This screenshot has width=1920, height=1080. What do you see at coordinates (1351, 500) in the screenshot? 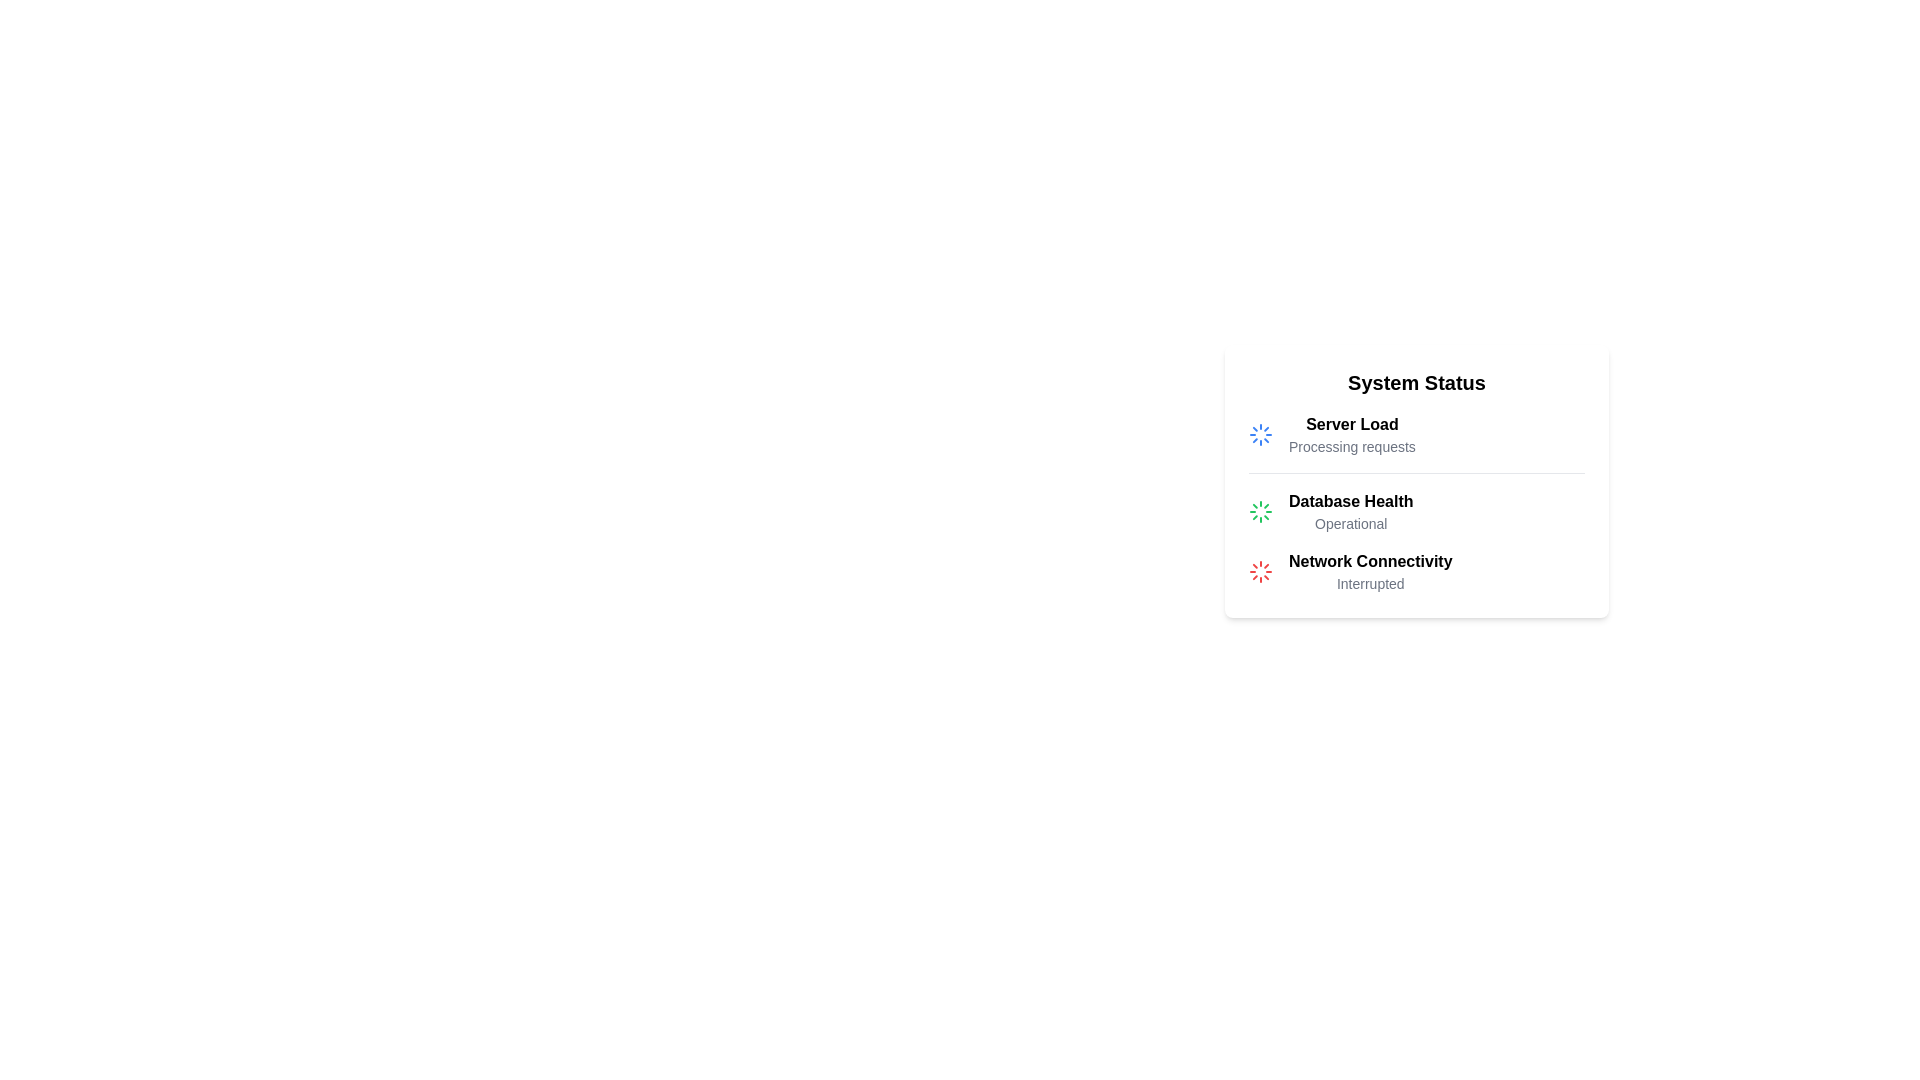
I see `the bold text label 'Database Health' which is part of the 'System Status' panel, positioned below 'Server Load' and above 'Network Connectivity'` at bounding box center [1351, 500].